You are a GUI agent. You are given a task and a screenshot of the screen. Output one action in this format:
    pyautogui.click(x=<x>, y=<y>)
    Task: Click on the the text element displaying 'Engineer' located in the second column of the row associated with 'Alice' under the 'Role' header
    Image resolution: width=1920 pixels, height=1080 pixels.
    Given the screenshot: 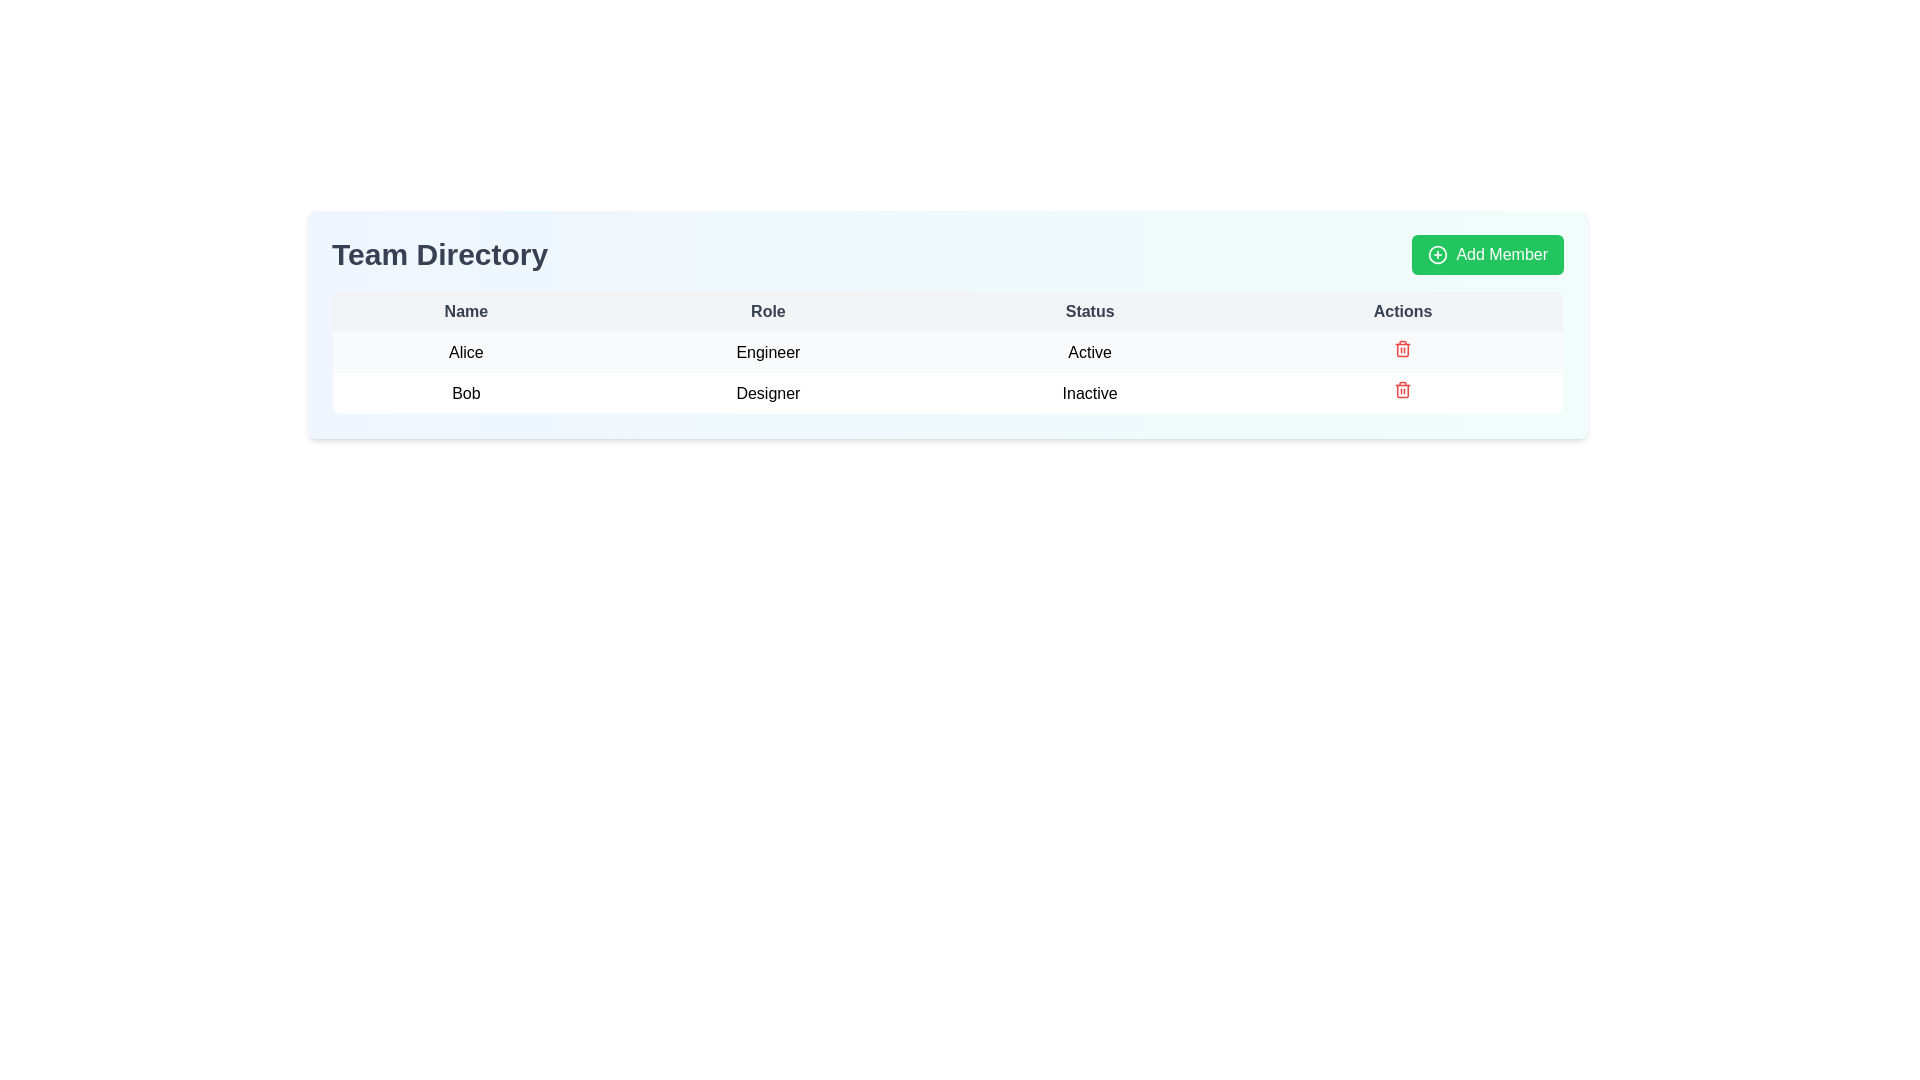 What is the action you would take?
    pyautogui.click(x=767, y=351)
    